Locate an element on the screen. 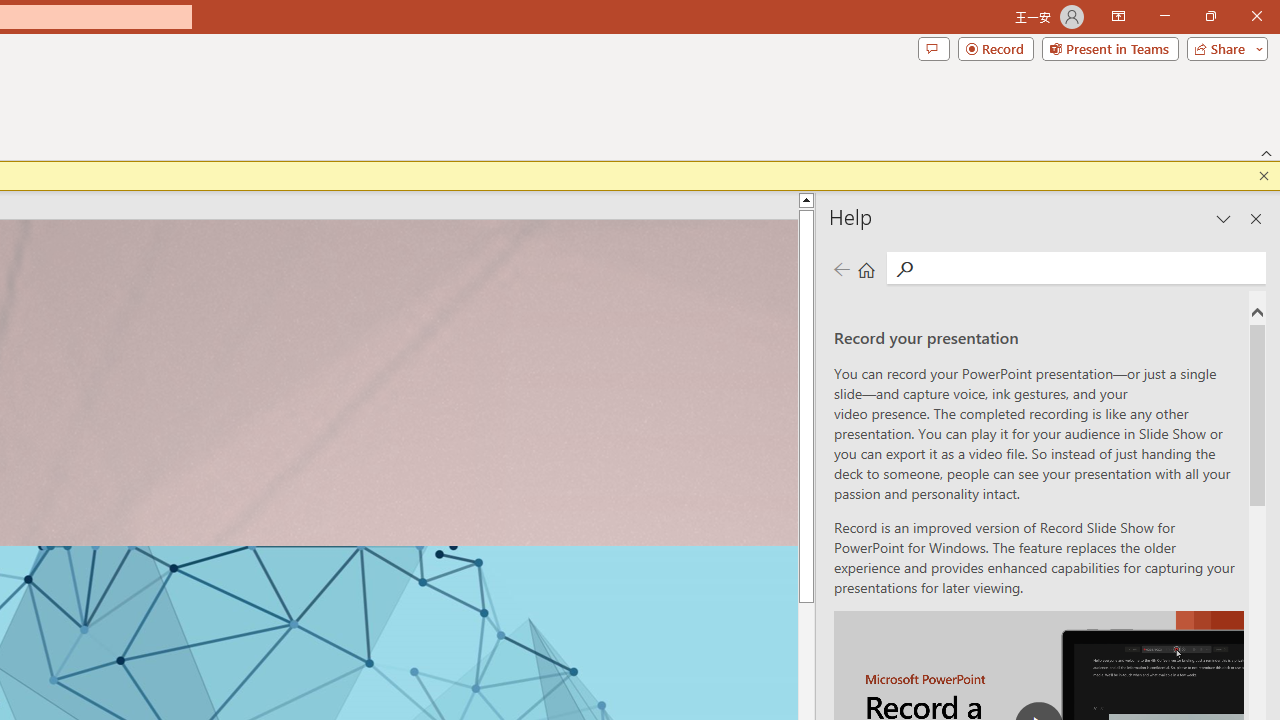 Image resolution: width=1280 pixels, height=720 pixels. 'Close' is located at coordinates (1255, 16).